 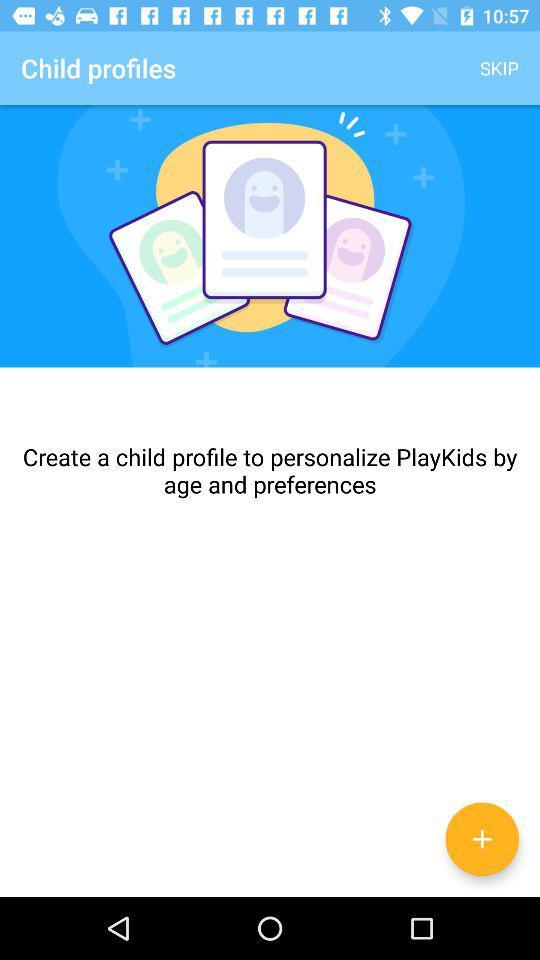 I want to click on item at the bottom right corner, so click(x=481, y=839).